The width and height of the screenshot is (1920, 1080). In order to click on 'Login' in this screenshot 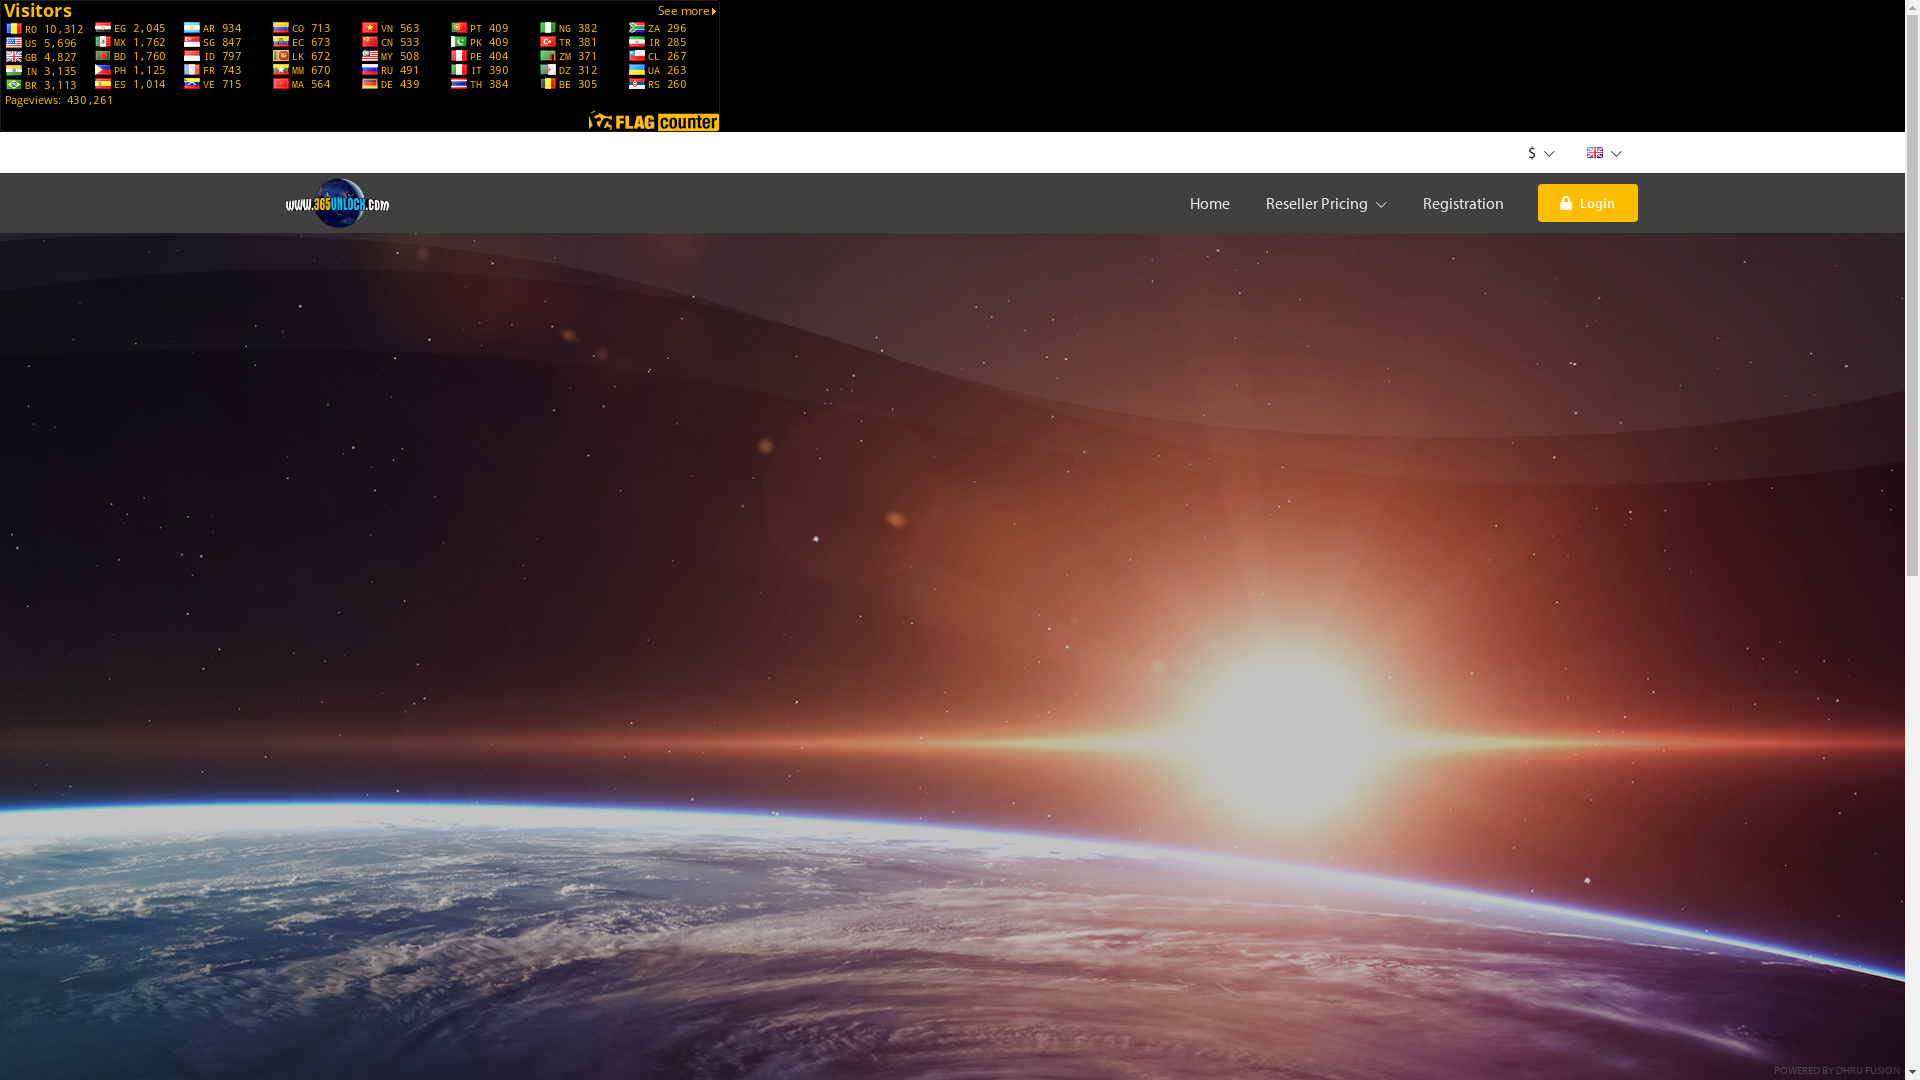, I will do `click(1587, 203)`.